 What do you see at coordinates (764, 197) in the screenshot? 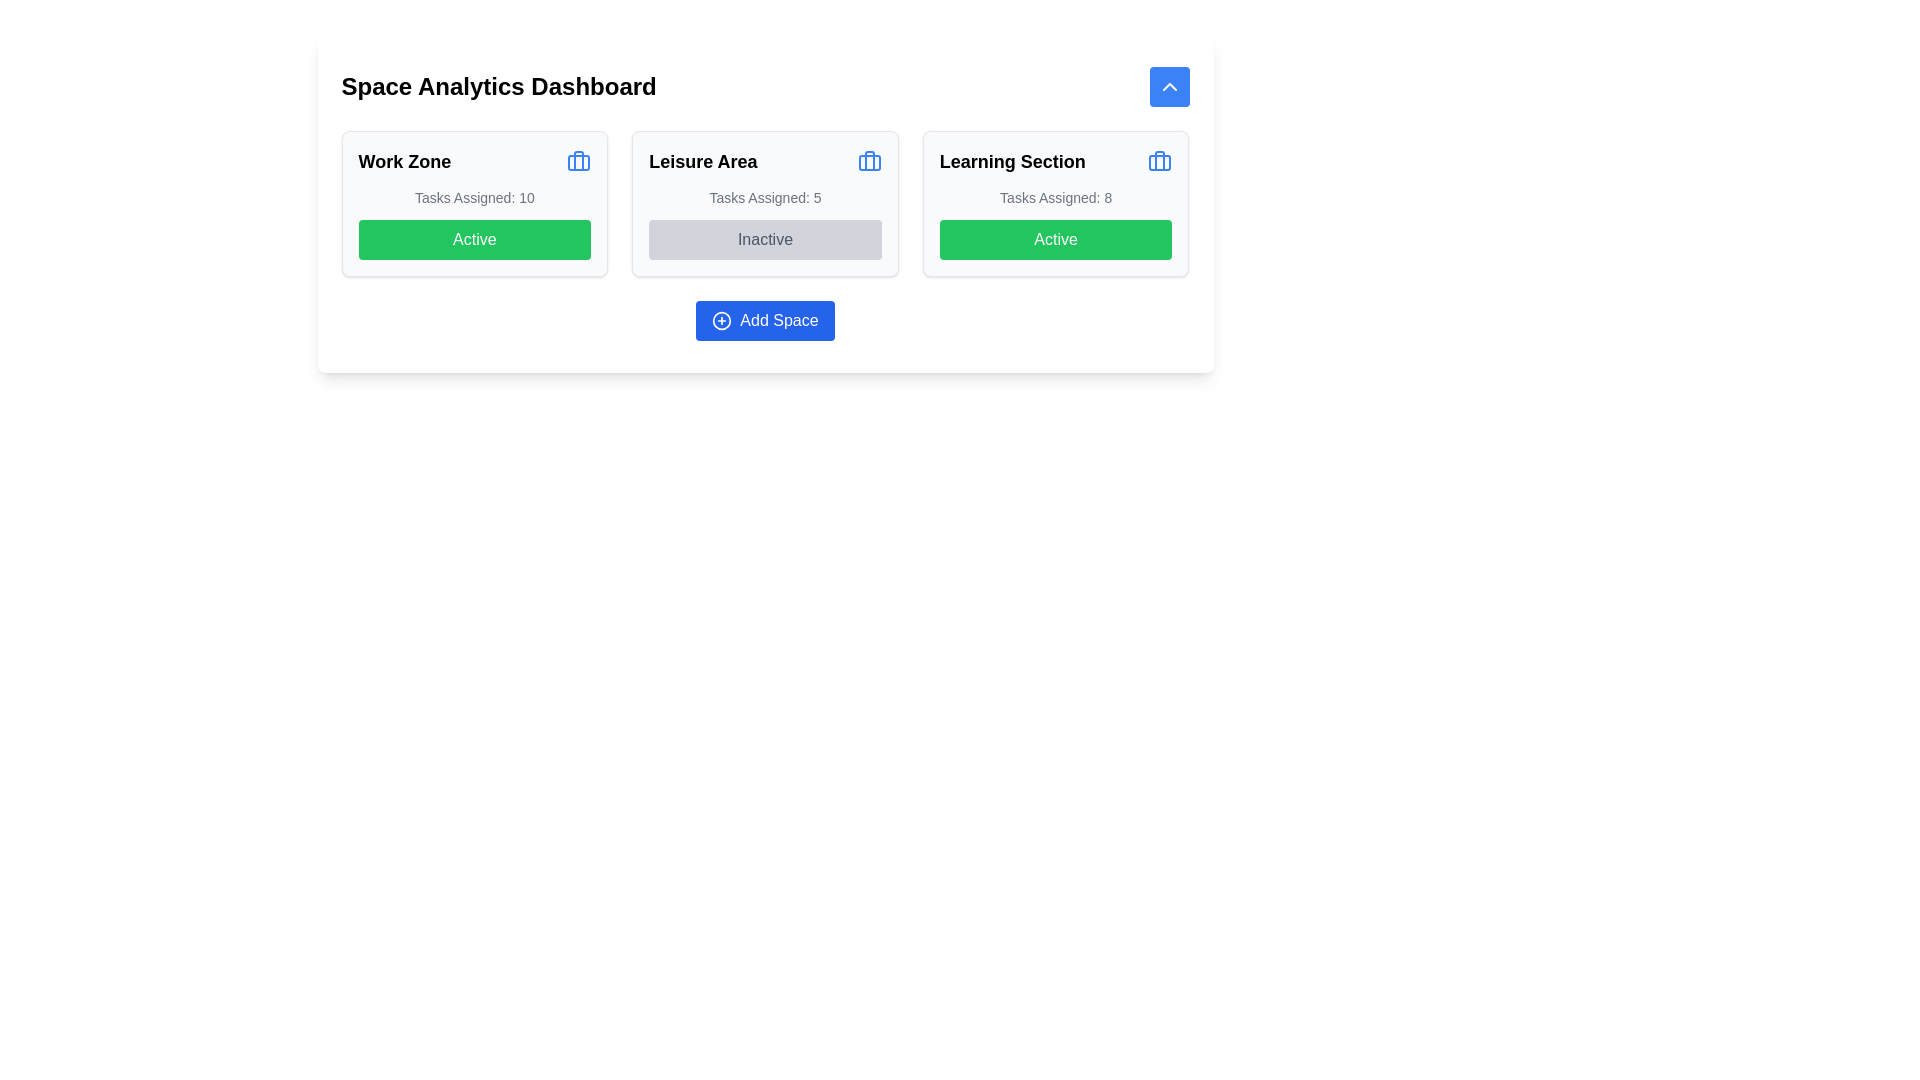
I see `the static text label displaying 'Tasks Assigned: 5' located in the 'Leisure Area' section, positioned below the title 'Leisure Area' and above the 'Inactive' button` at bounding box center [764, 197].